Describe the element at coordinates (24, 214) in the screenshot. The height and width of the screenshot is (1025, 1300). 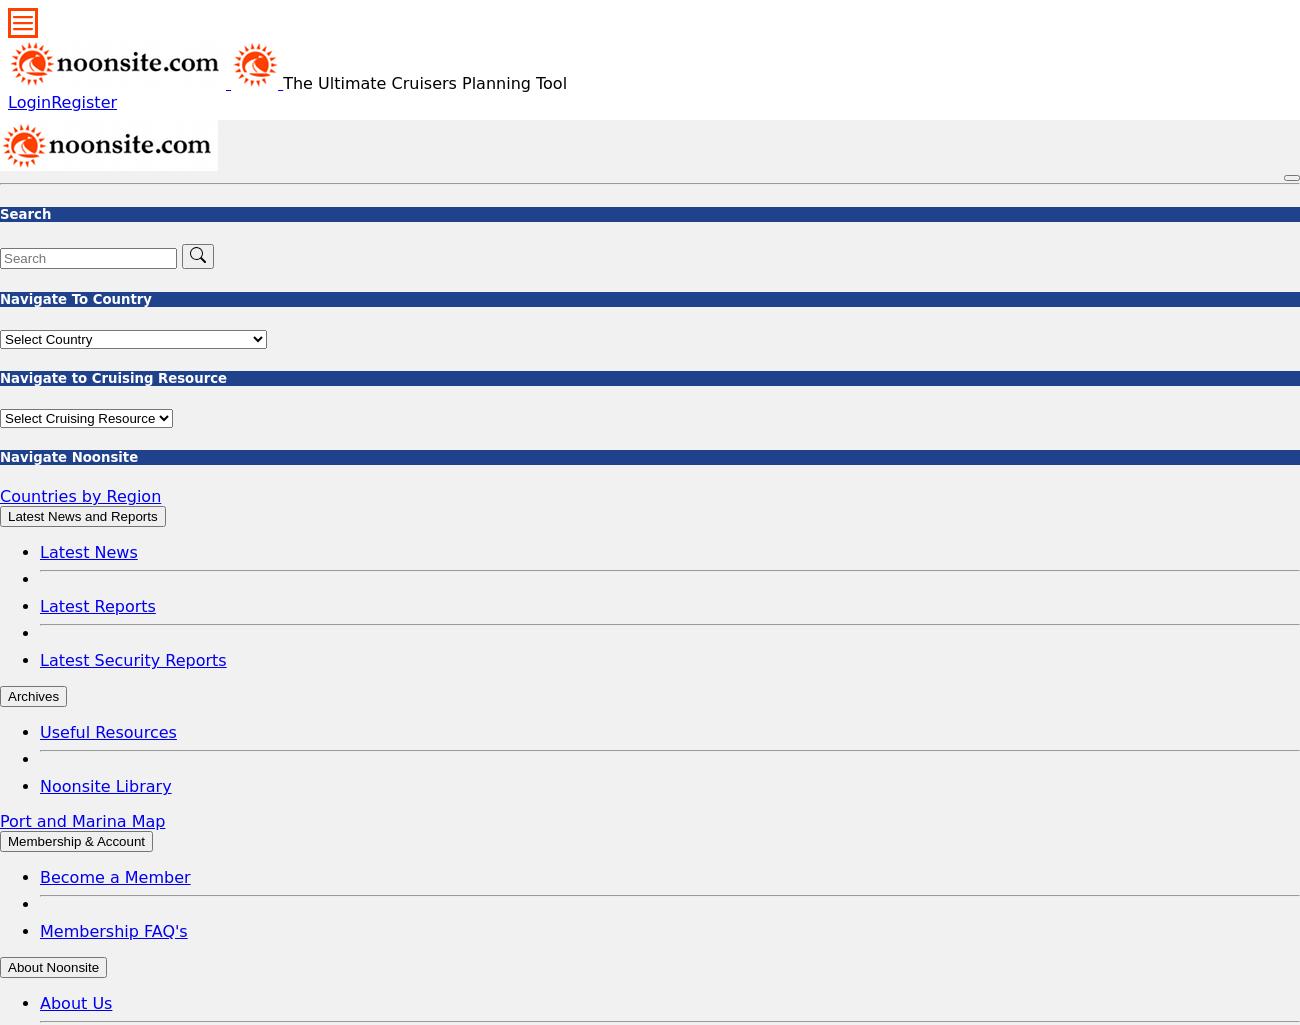
I see `'Search'` at that location.